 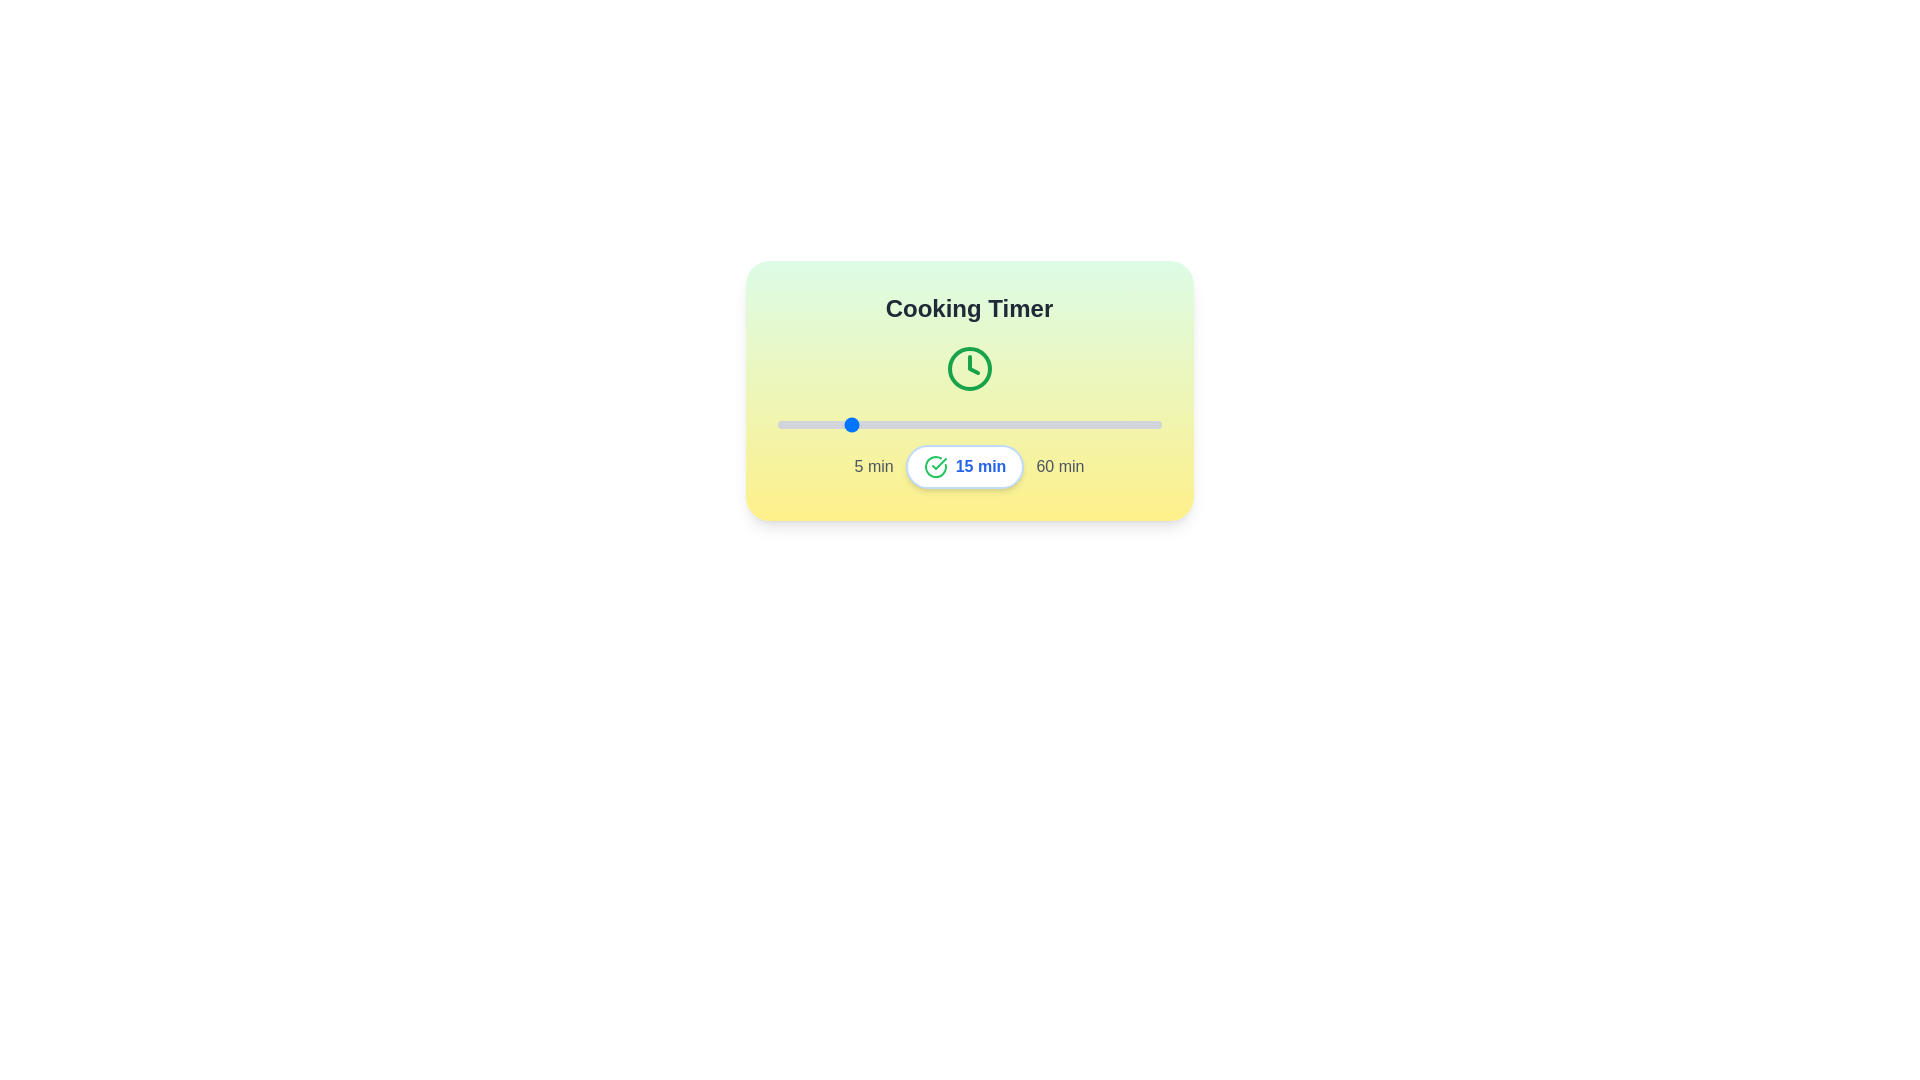 I want to click on information conveyed by the text label indicating the selected duration of '15 minutes' in the timer interface, which is positioned below the horizontal slider with '5 min' and '60 min' markers, so click(x=981, y=466).